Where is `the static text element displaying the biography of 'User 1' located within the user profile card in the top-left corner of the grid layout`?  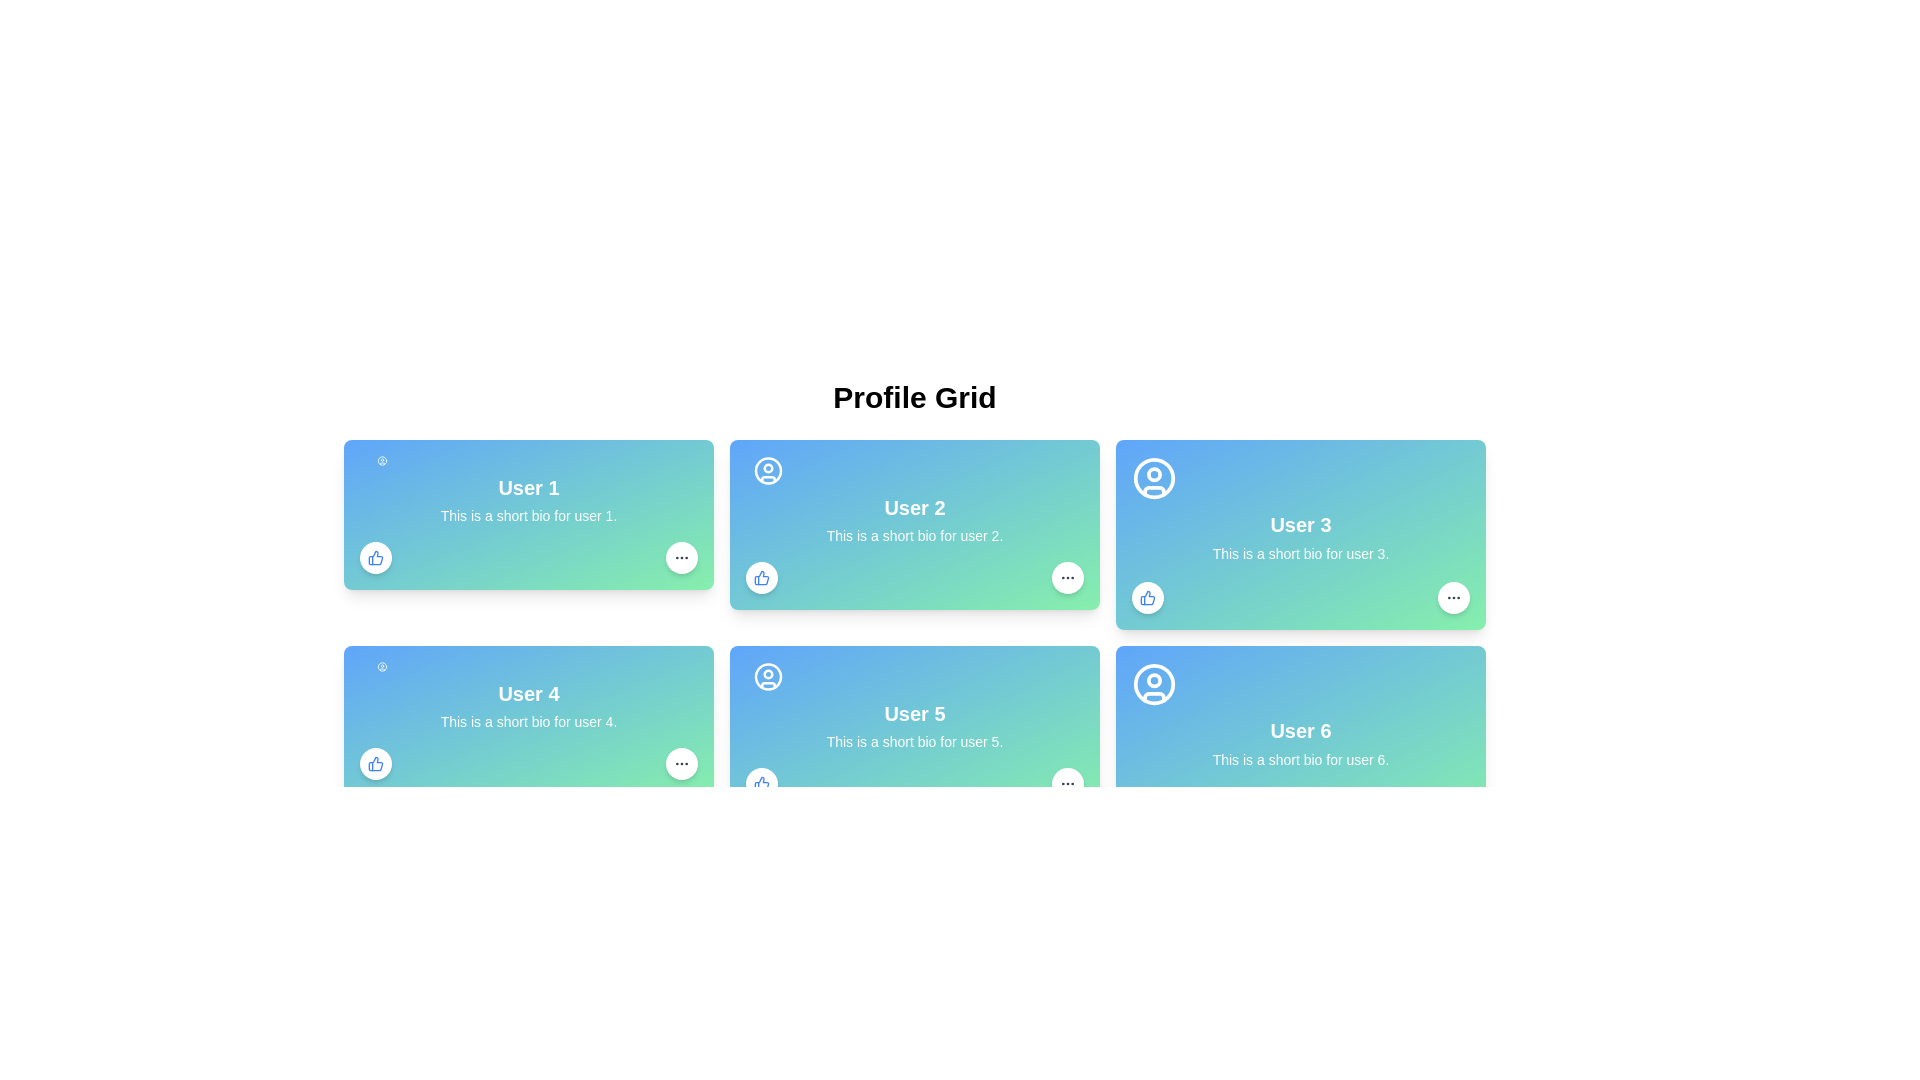 the static text element displaying the biography of 'User 1' located within the user profile card in the top-left corner of the grid layout is located at coordinates (528, 515).